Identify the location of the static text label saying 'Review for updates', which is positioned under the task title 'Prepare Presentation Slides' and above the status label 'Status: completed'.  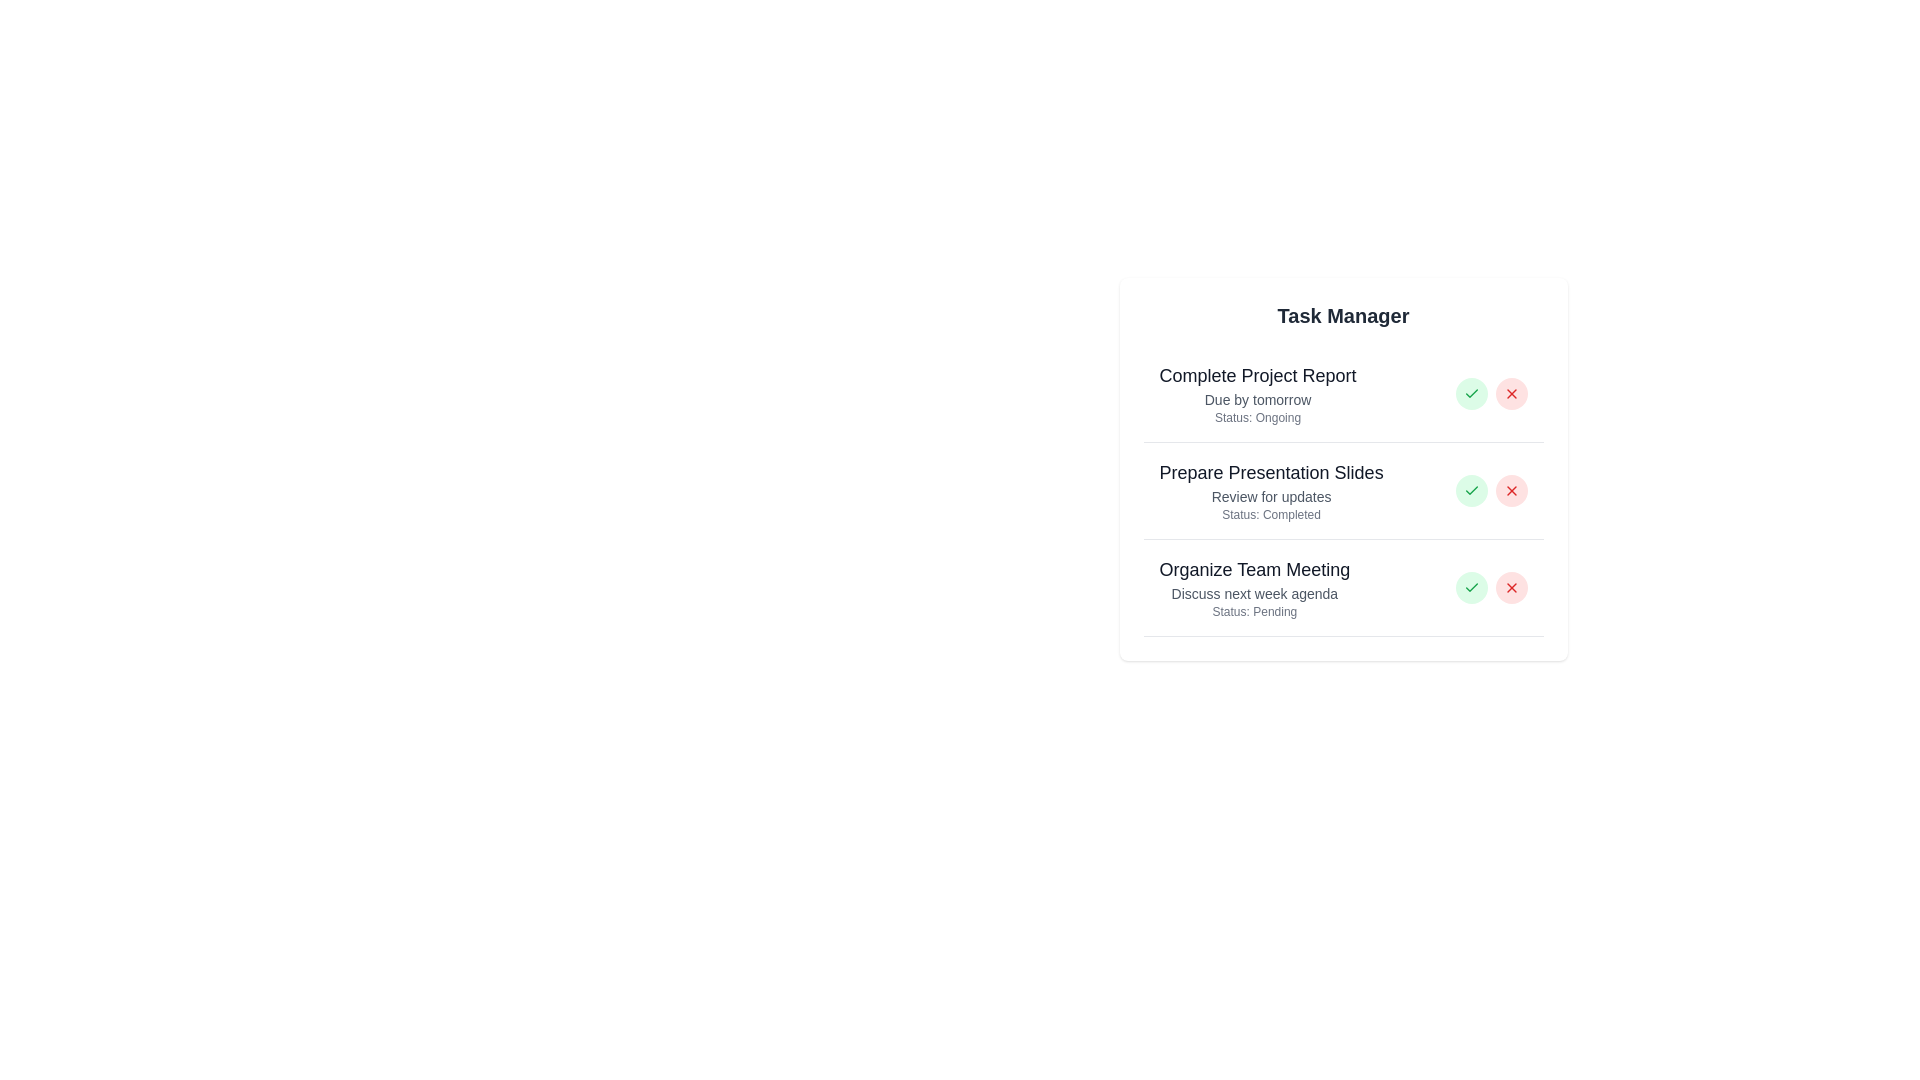
(1270, 496).